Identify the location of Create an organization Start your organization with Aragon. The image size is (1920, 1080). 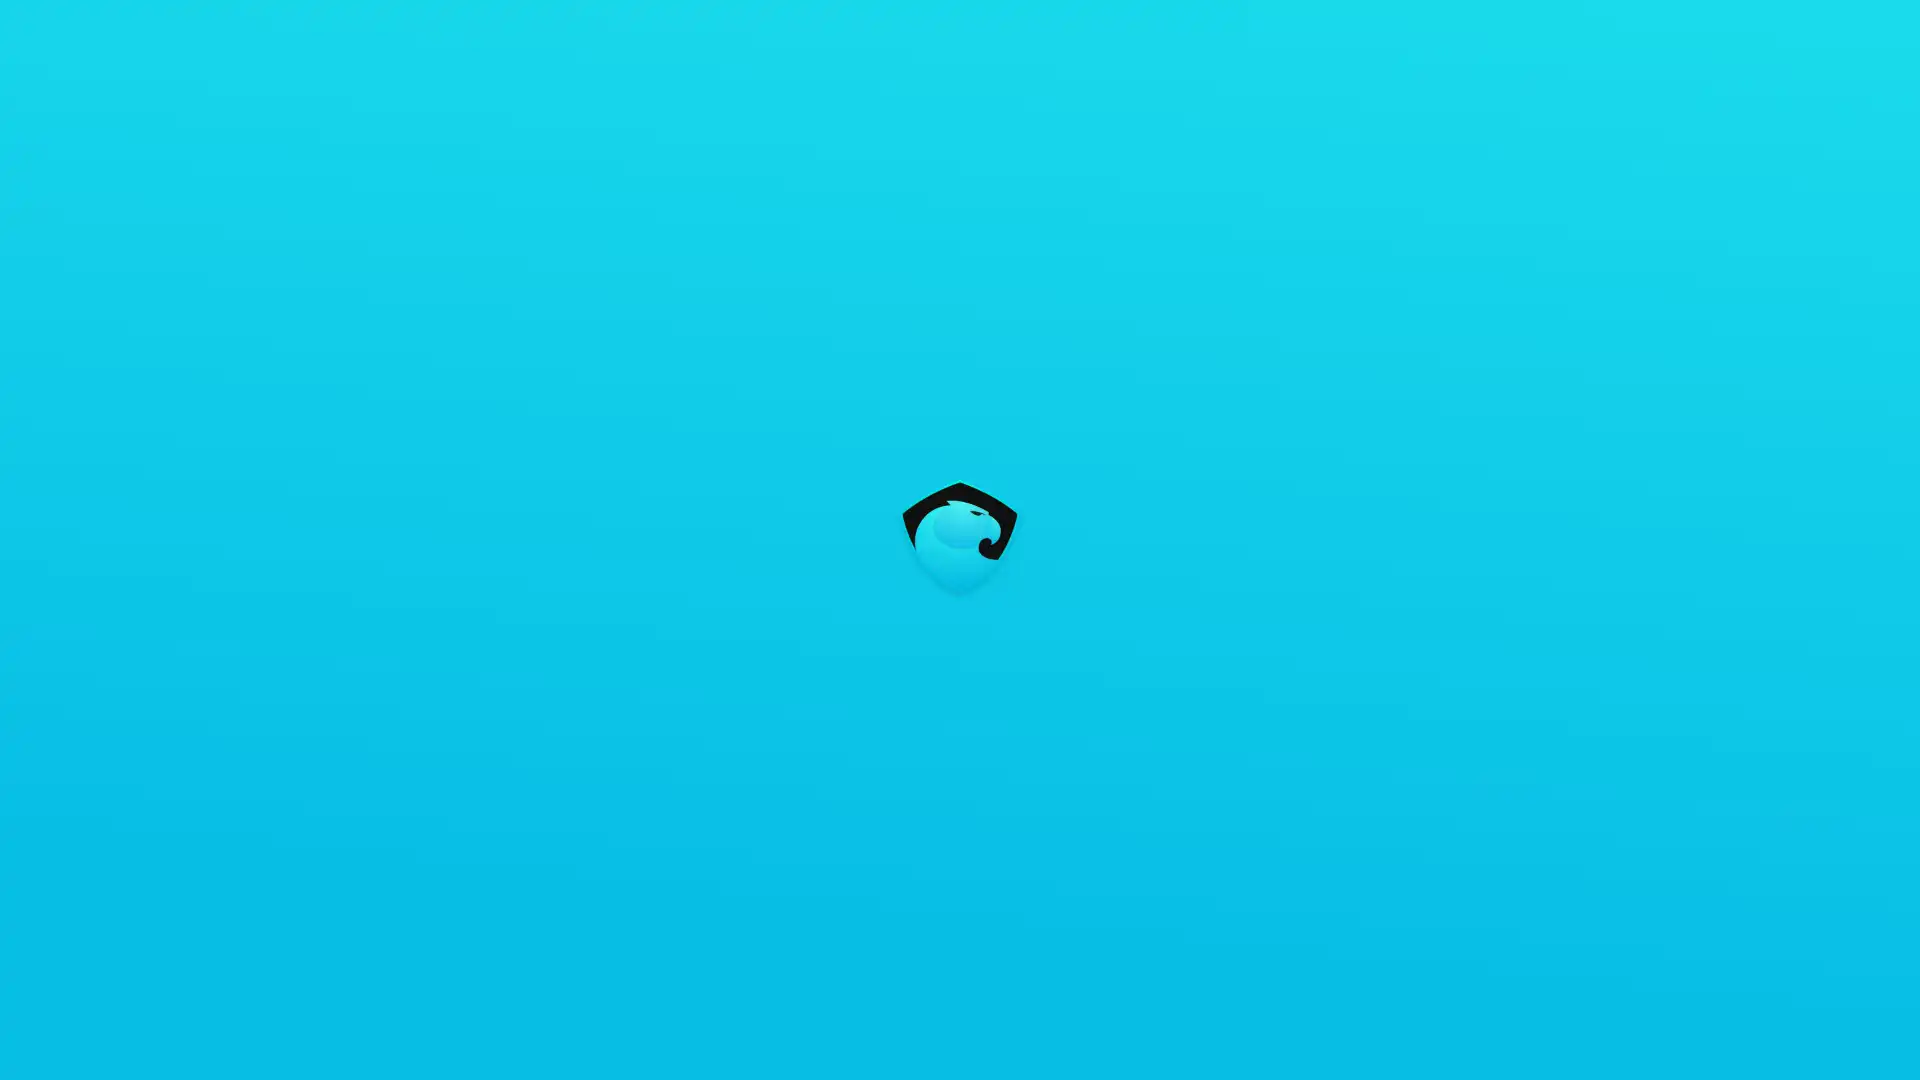
(820, 315).